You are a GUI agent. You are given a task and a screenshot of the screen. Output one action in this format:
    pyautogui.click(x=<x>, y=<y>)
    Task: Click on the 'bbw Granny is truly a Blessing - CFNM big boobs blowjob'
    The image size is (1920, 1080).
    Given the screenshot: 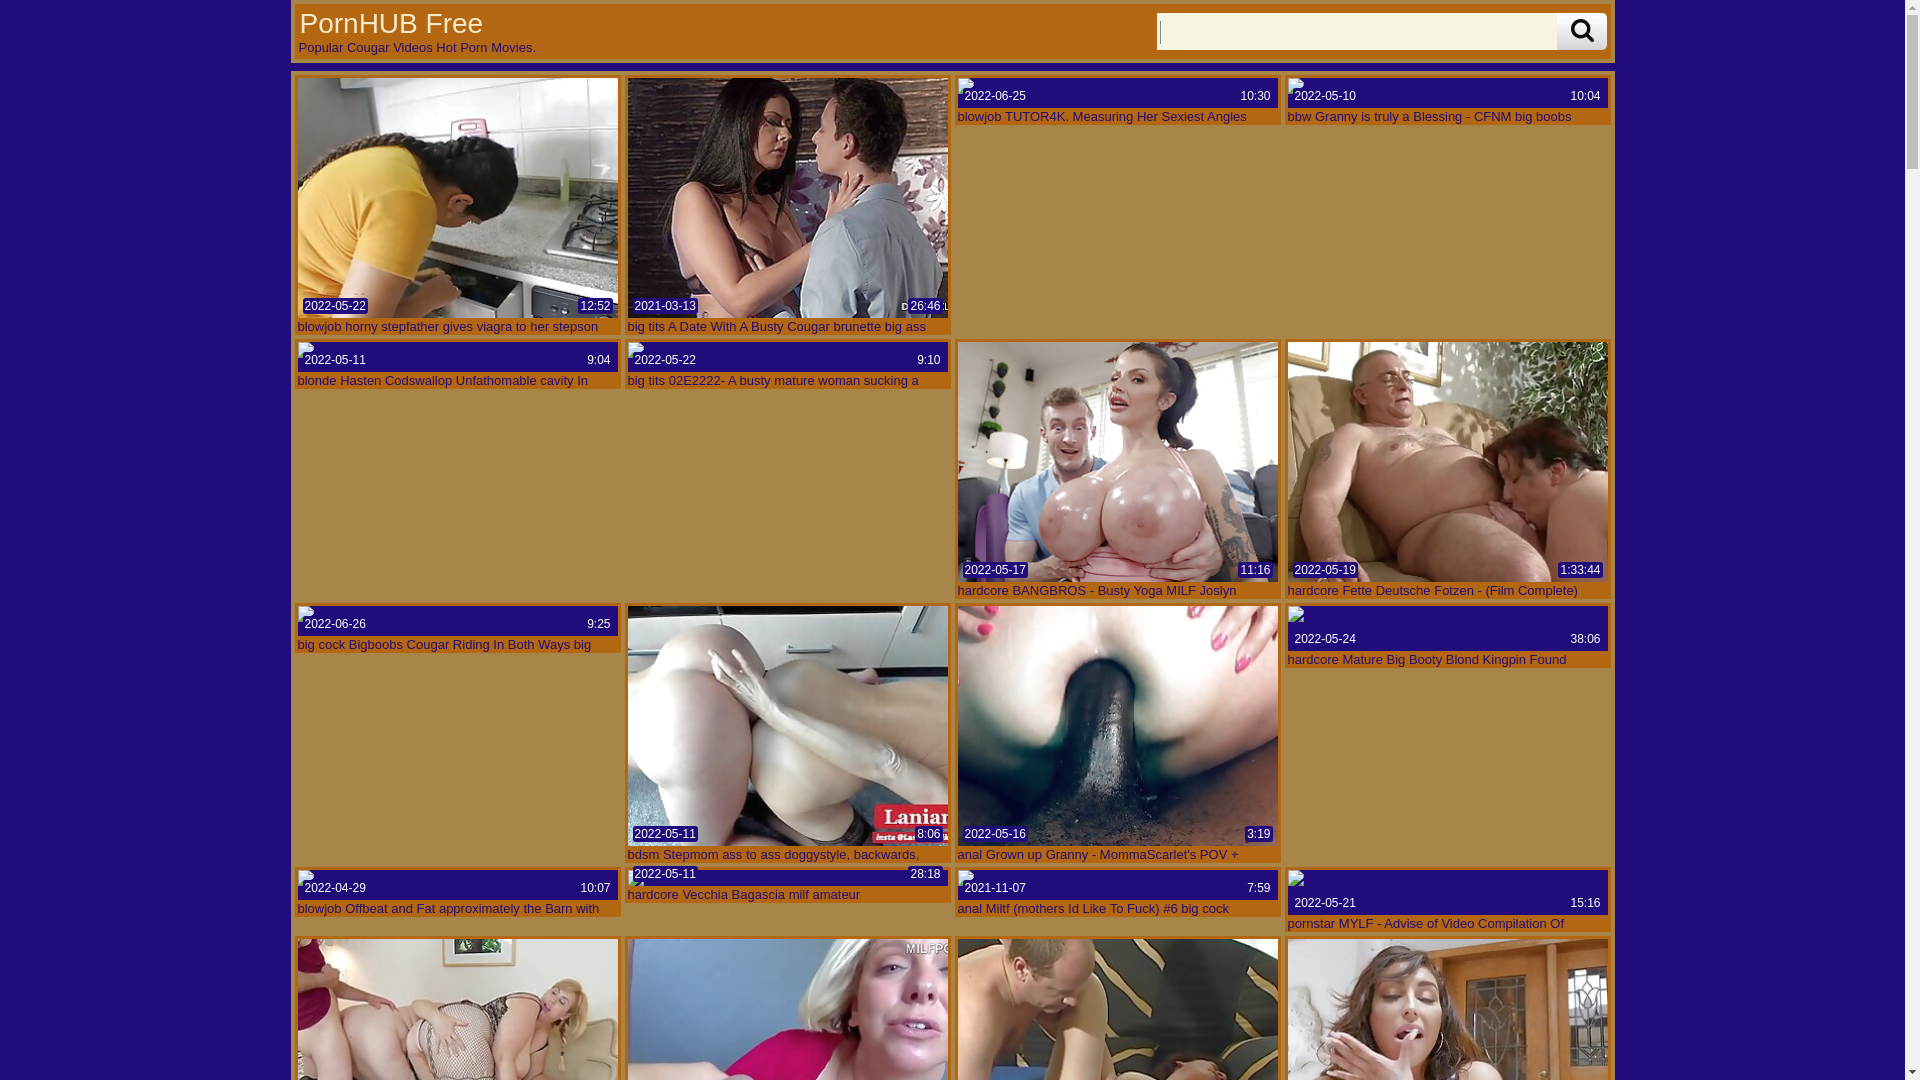 What is the action you would take?
    pyautogui.click(x=1448, y=92)
    